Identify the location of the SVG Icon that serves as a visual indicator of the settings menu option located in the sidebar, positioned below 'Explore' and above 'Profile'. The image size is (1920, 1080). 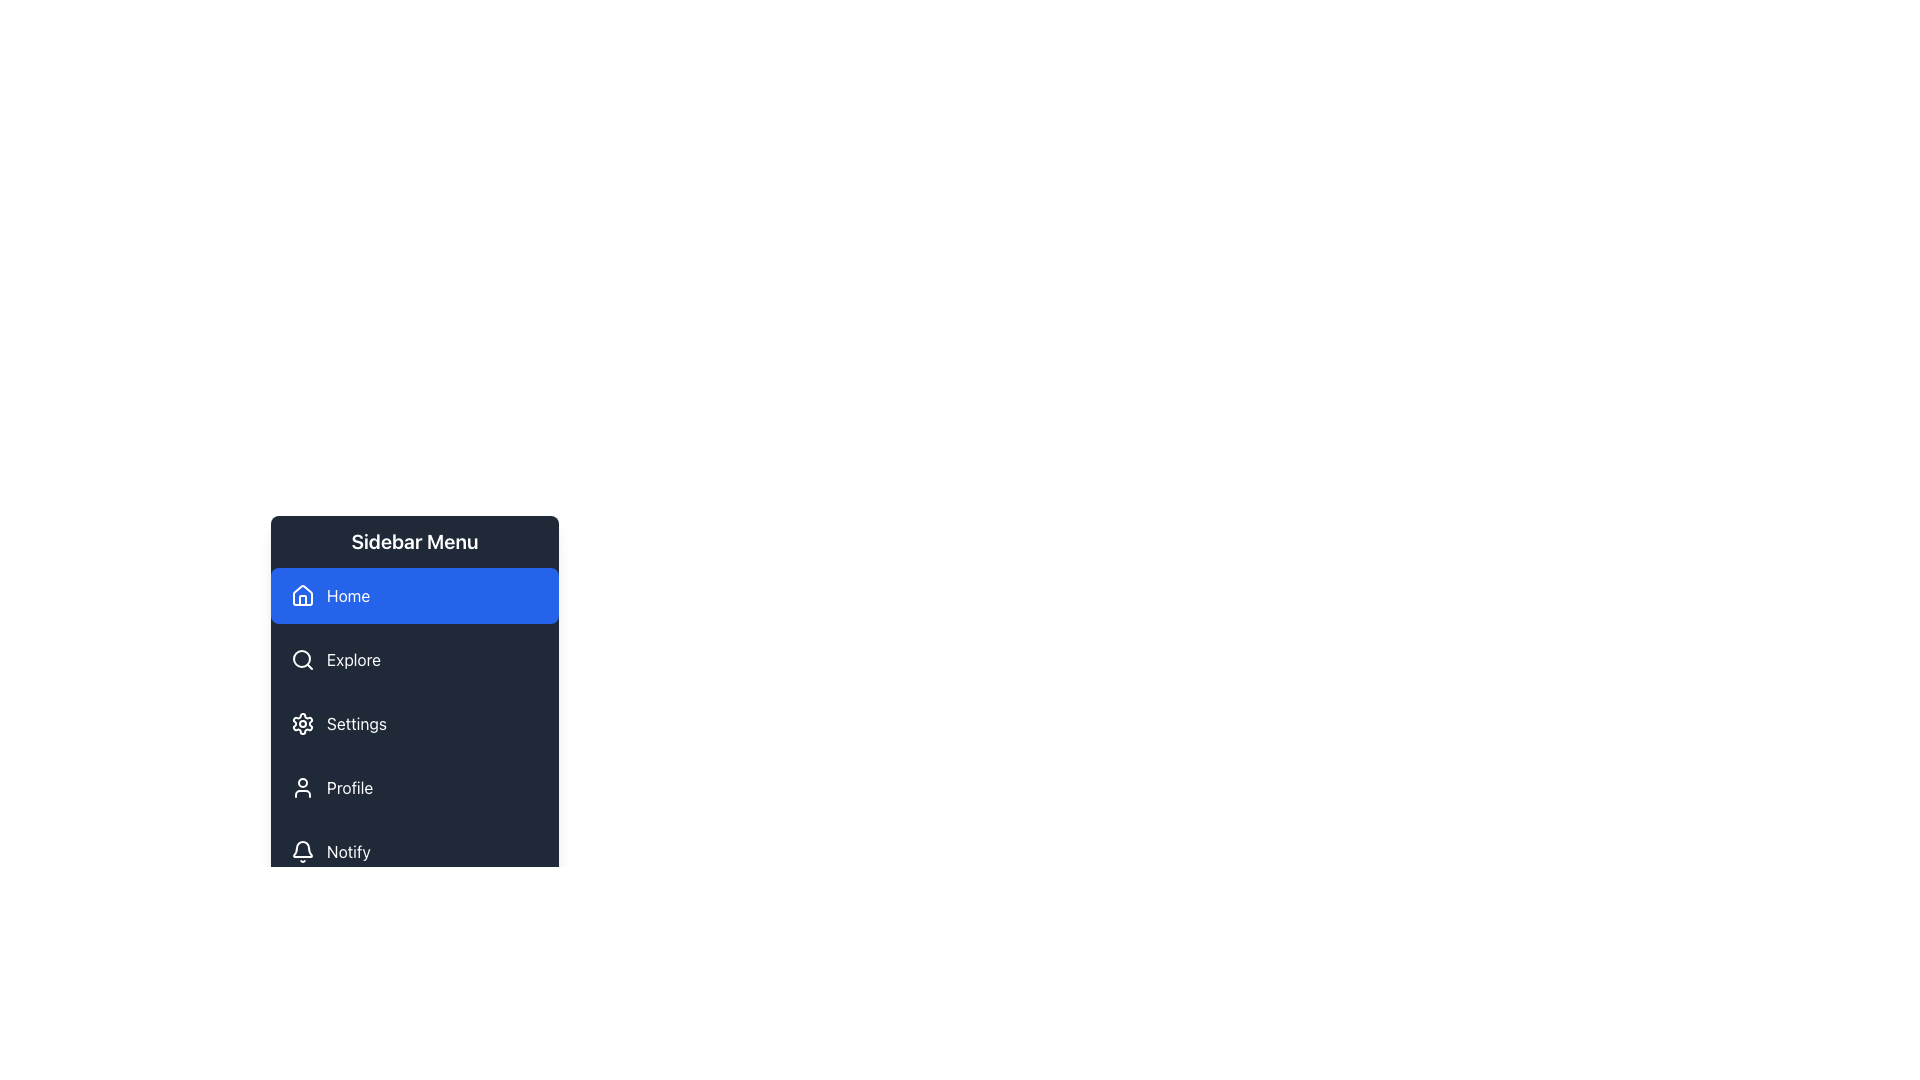
(301, 724).